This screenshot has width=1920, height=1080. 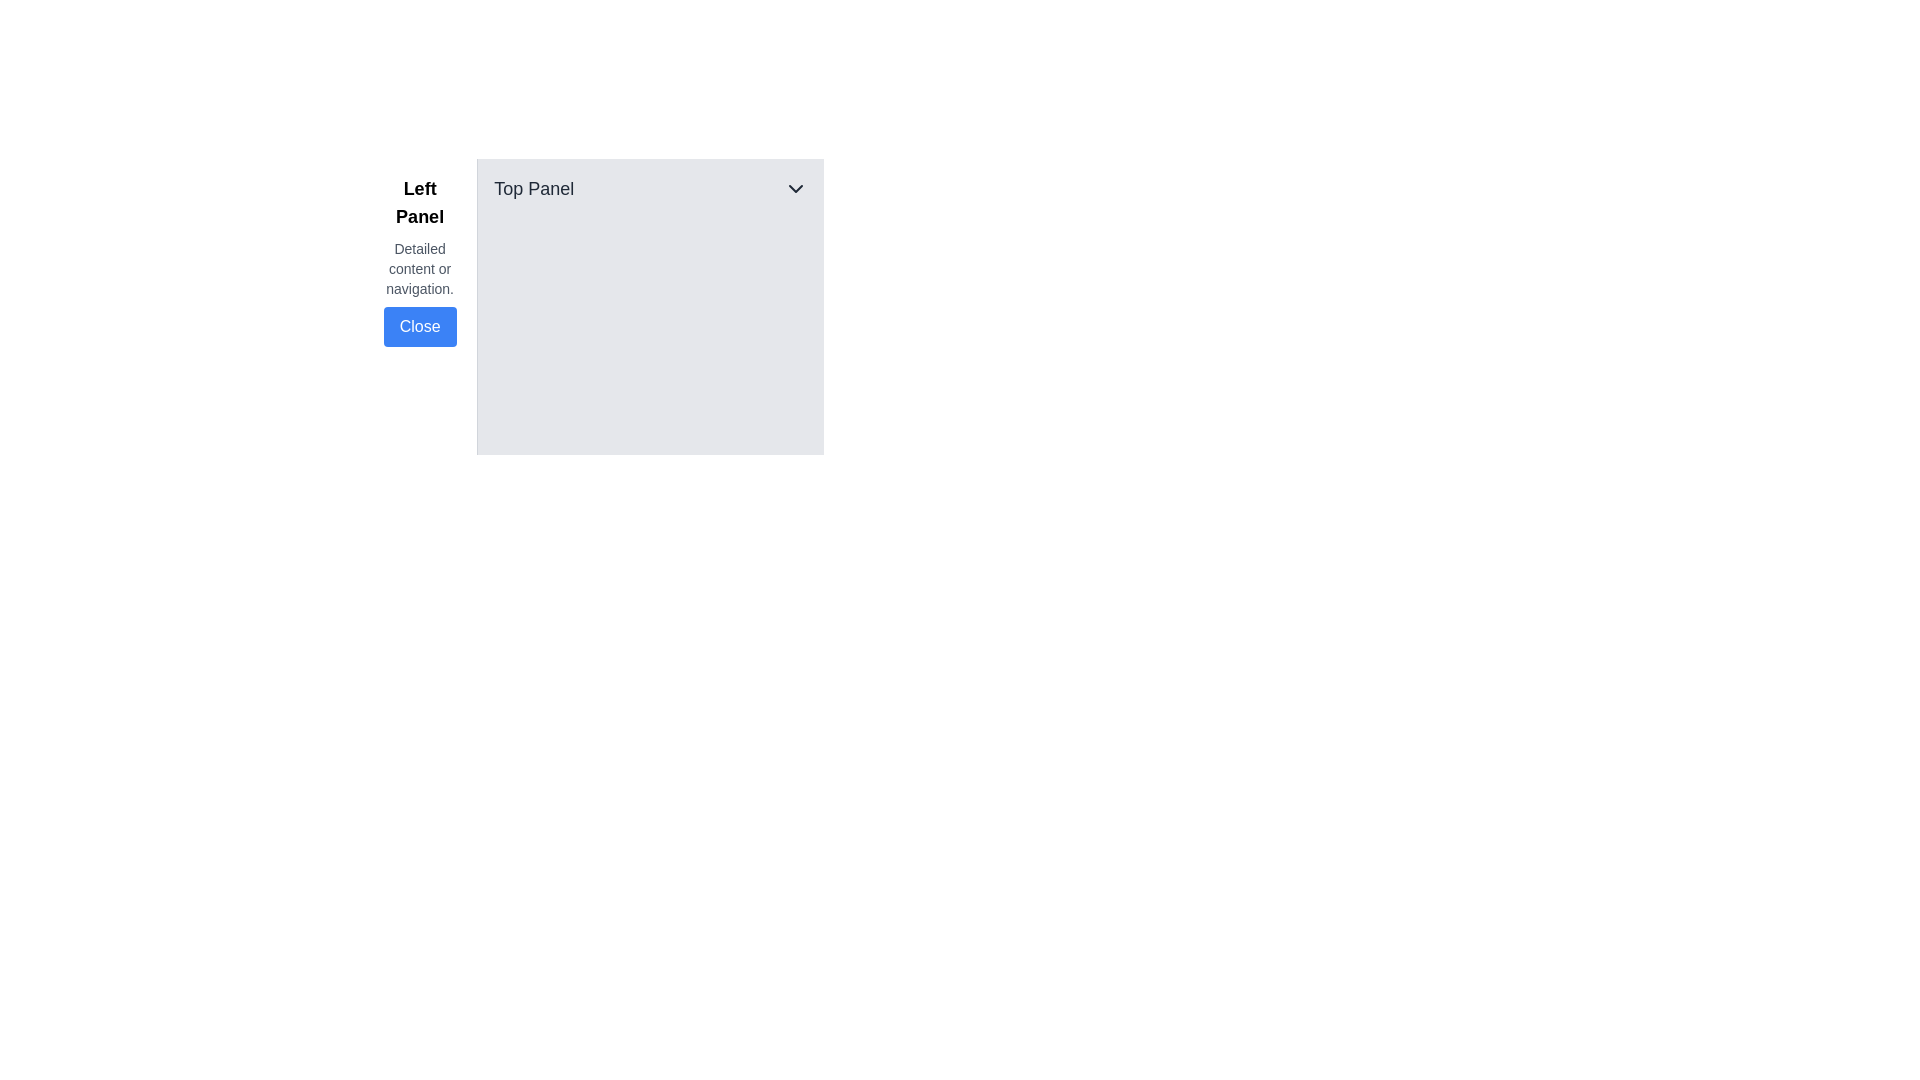 I want to click on the Dropdown toggle button located in the upper-right corner of the 'Top Panel', so click(x=795, y=189).